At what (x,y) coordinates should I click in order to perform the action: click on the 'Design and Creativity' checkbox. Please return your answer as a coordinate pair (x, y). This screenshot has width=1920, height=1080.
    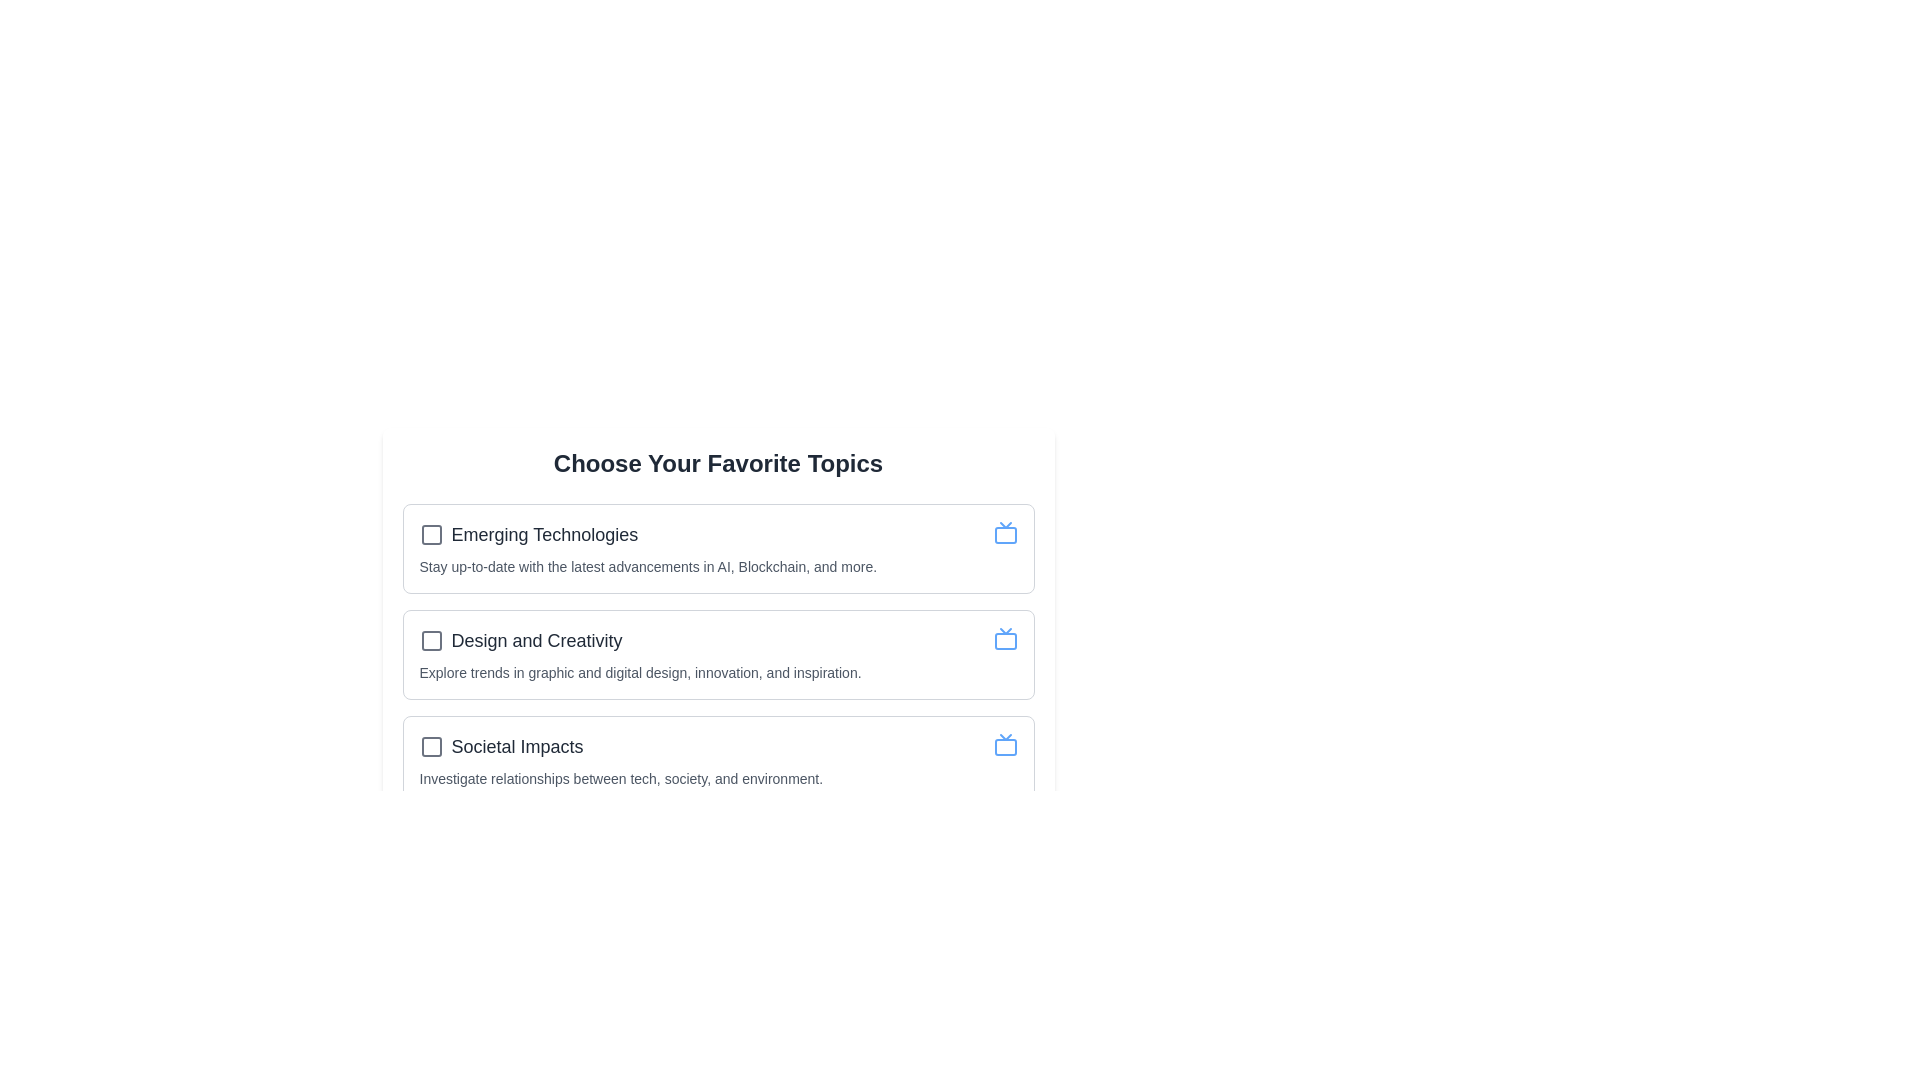
    Looking at the image, I should click on (521, 640).